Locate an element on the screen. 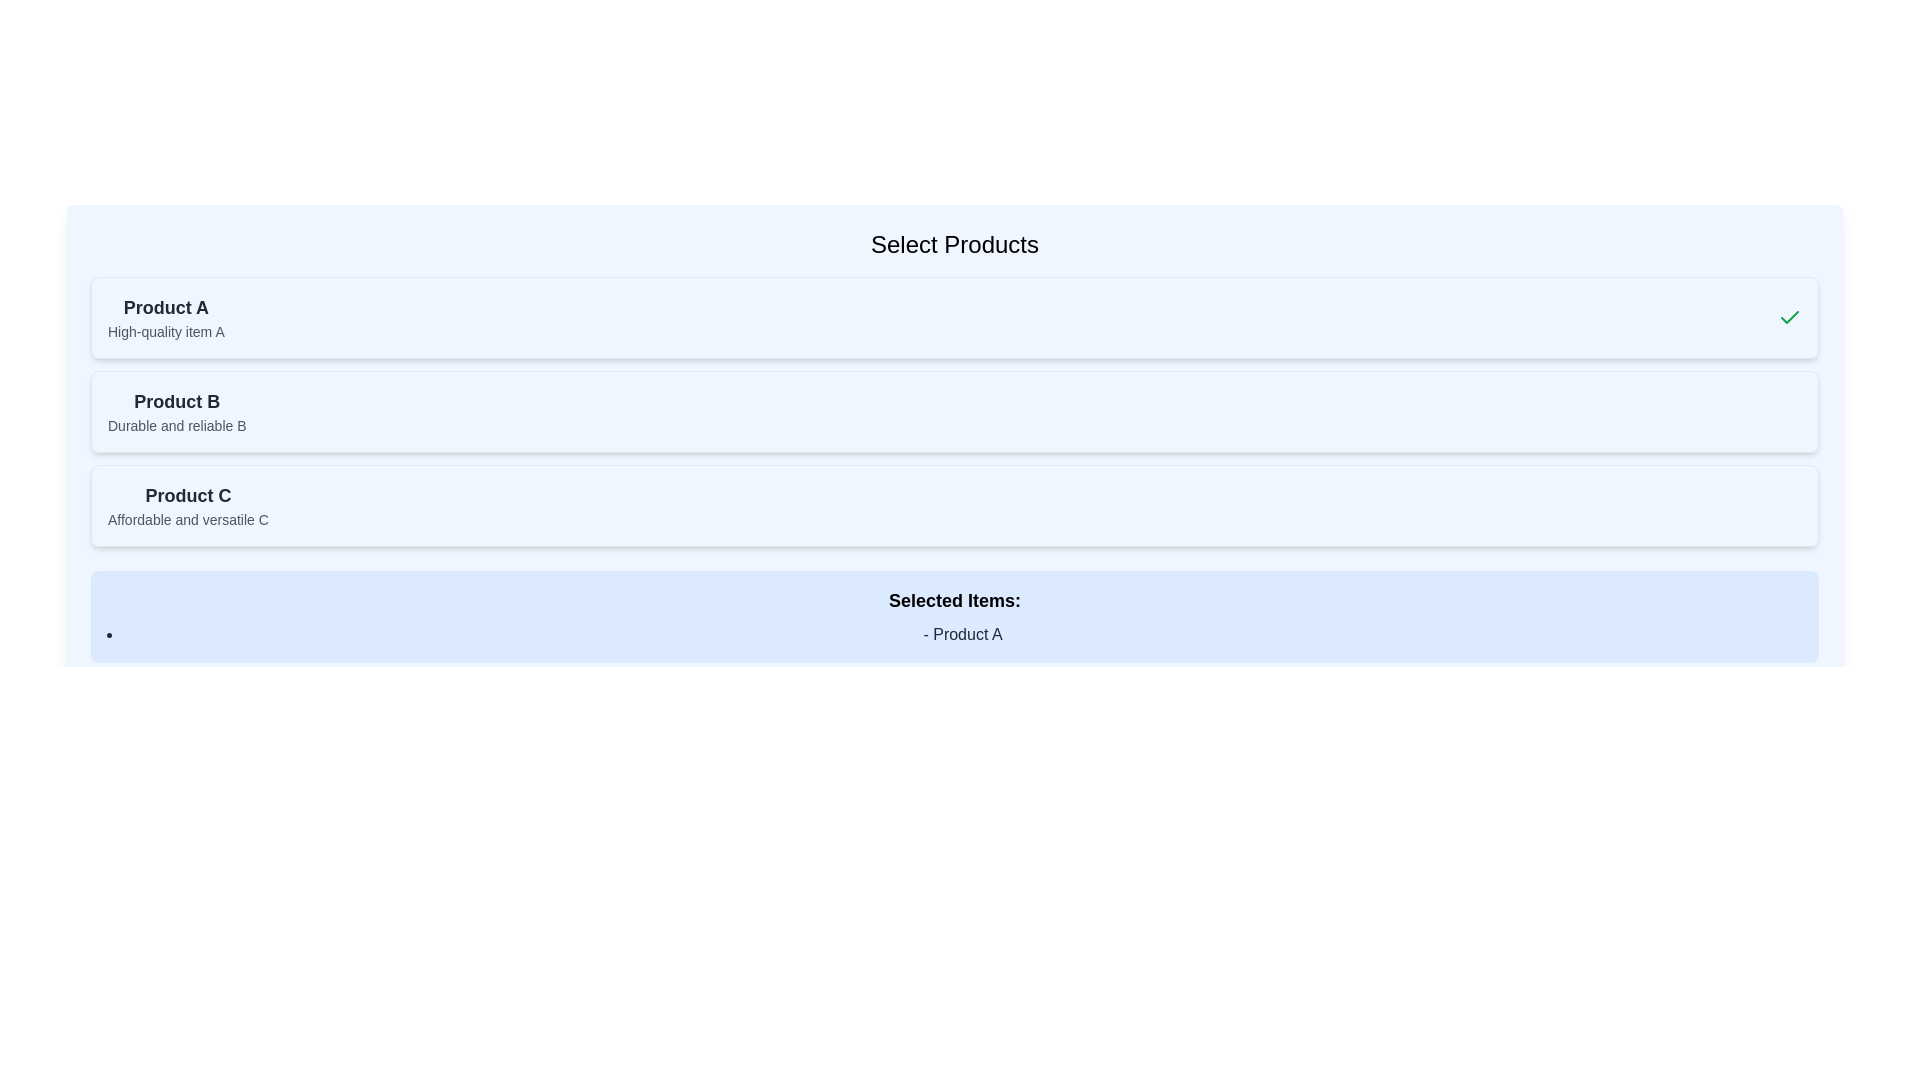  the checkmark icon indicating that Product A is selected, located in the uppermost selection panel is located at coordinates (1790, 316).